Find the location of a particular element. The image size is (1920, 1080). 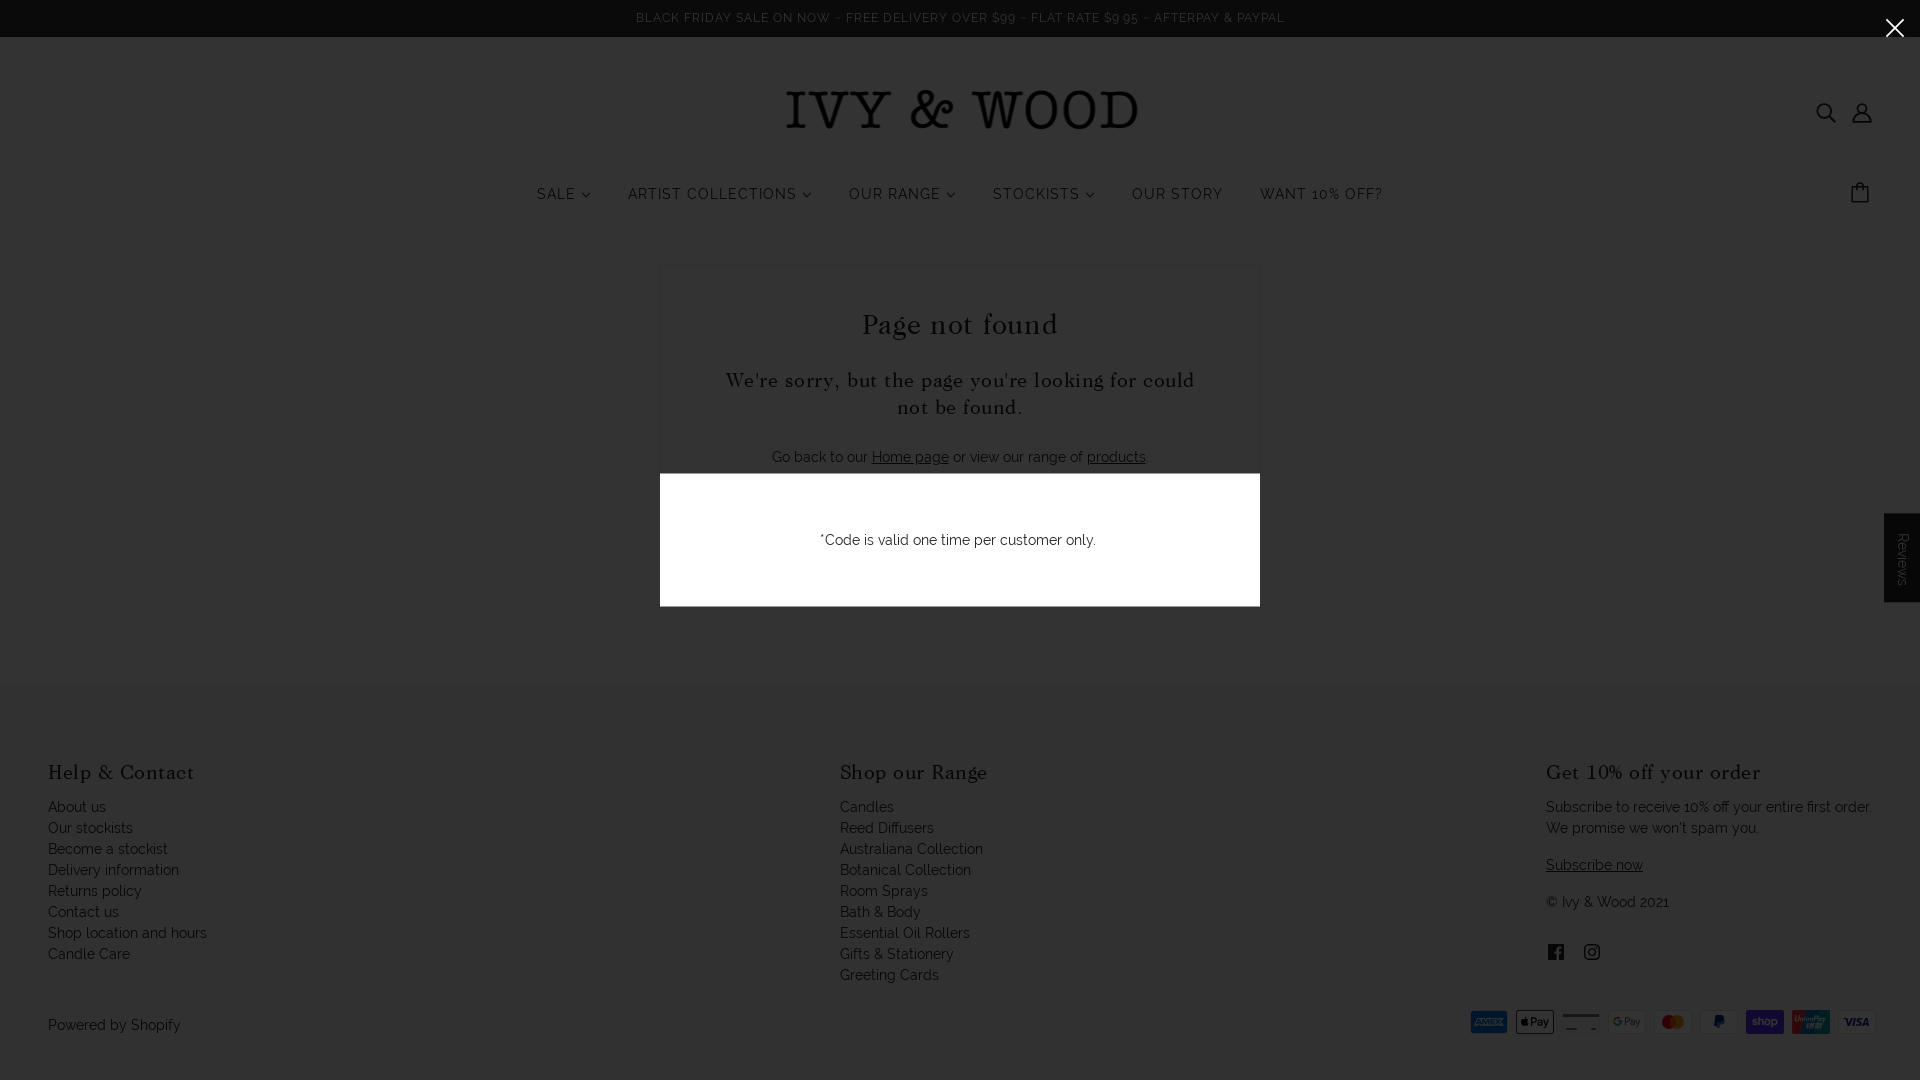

'Botanical Collection' is located at coordinates (840, 869).